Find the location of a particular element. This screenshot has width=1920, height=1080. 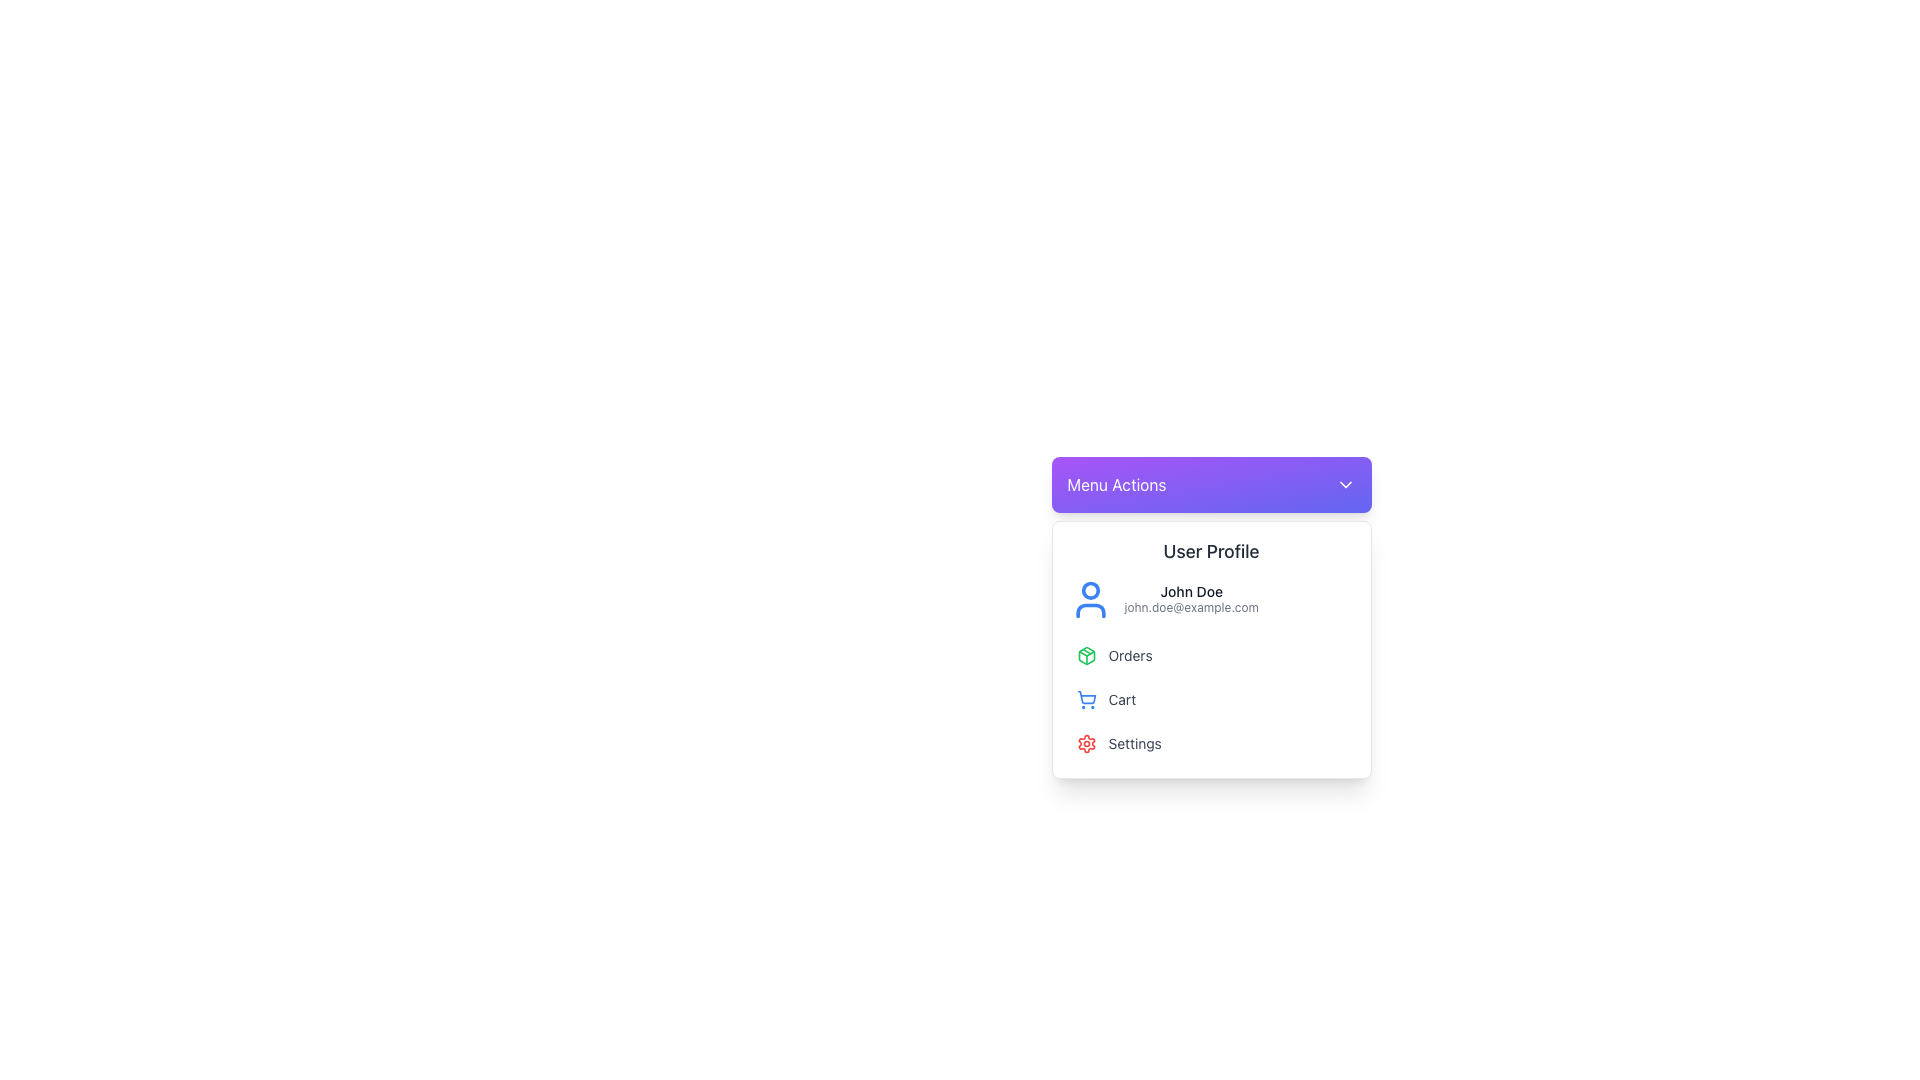

the email address display element located beneath 'John Doe' in the user profile card is located at coordinates (1191, 607).